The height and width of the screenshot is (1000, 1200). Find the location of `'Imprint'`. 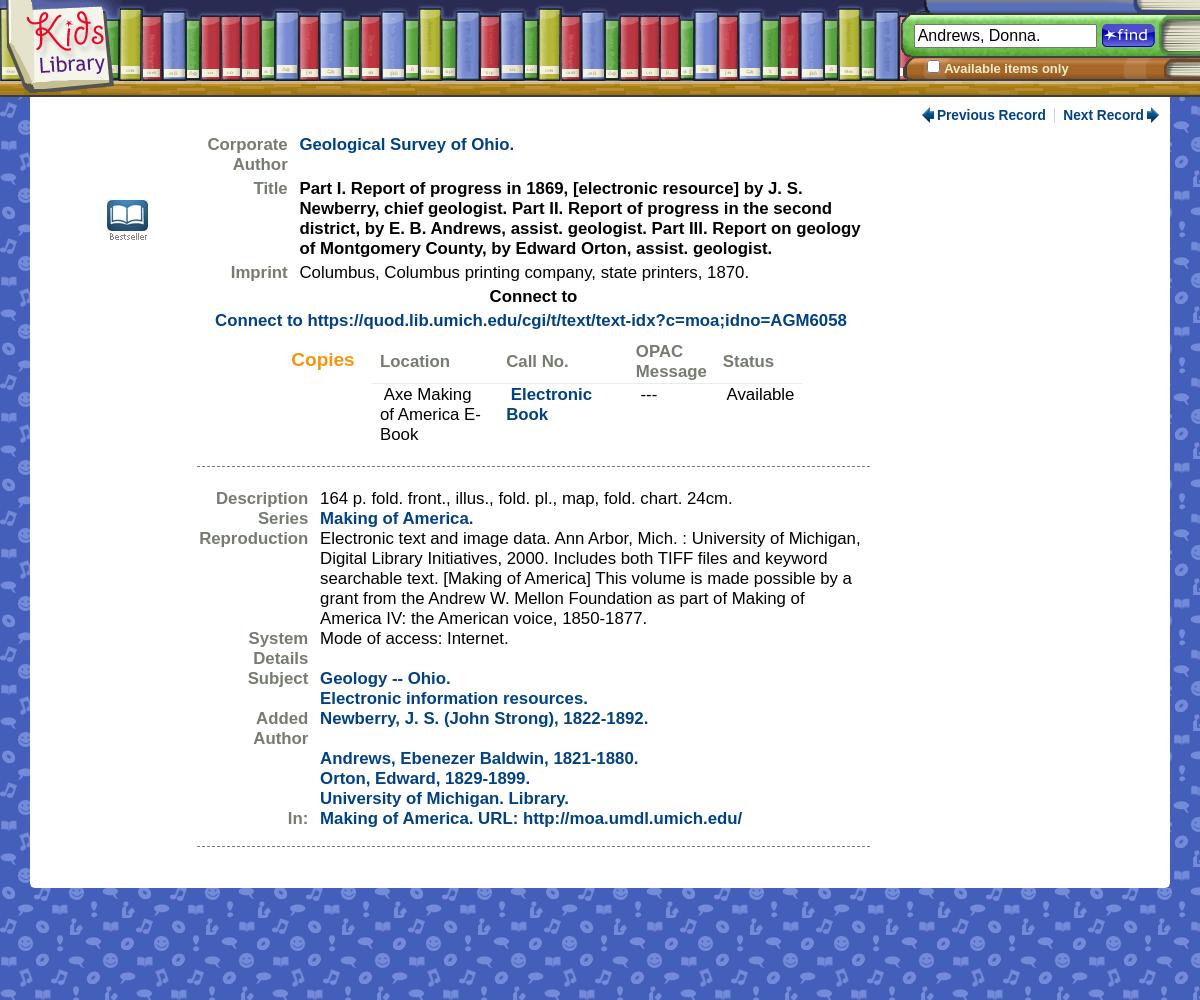

'Imprint' is located at coordinates (257, 272).